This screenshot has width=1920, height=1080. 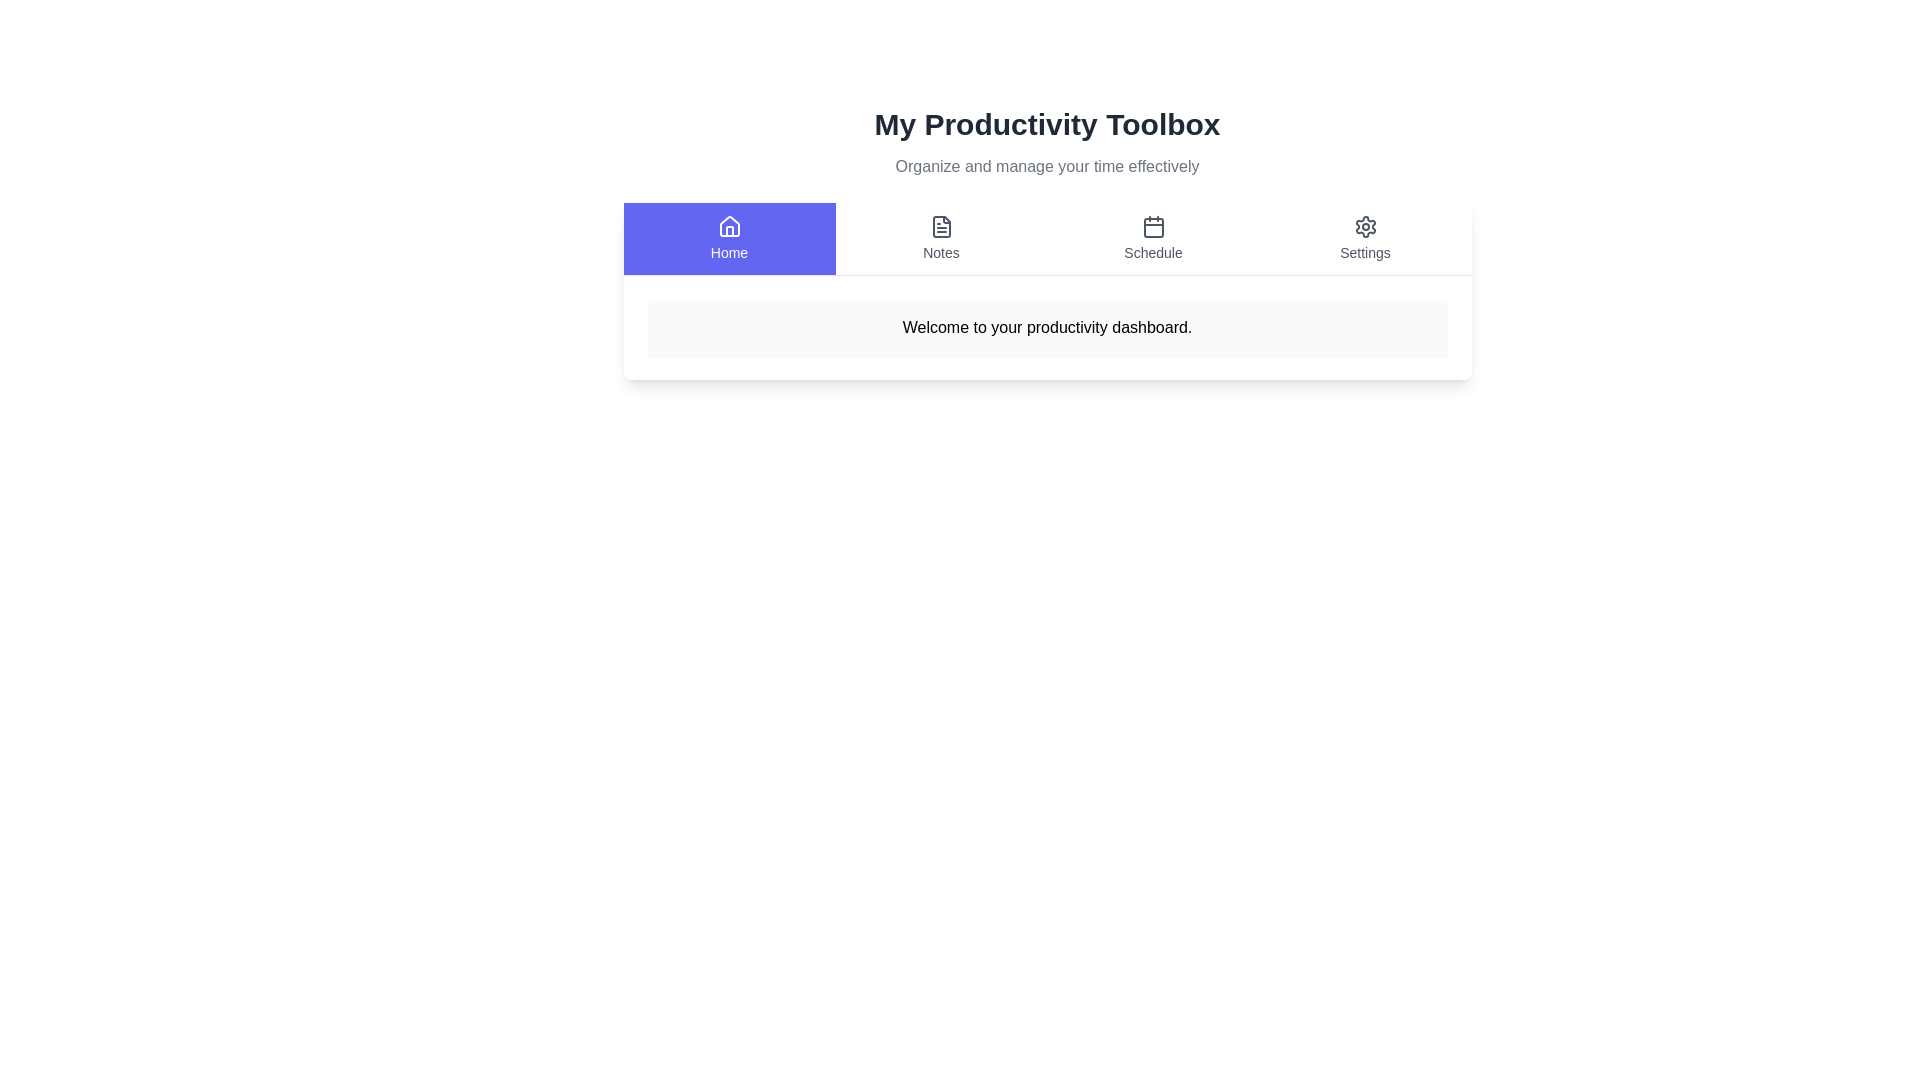 I want to click on the welcoming message static text label located below the header menu and above the main content area of the dashboard interface, so click(x=1046, y=326).